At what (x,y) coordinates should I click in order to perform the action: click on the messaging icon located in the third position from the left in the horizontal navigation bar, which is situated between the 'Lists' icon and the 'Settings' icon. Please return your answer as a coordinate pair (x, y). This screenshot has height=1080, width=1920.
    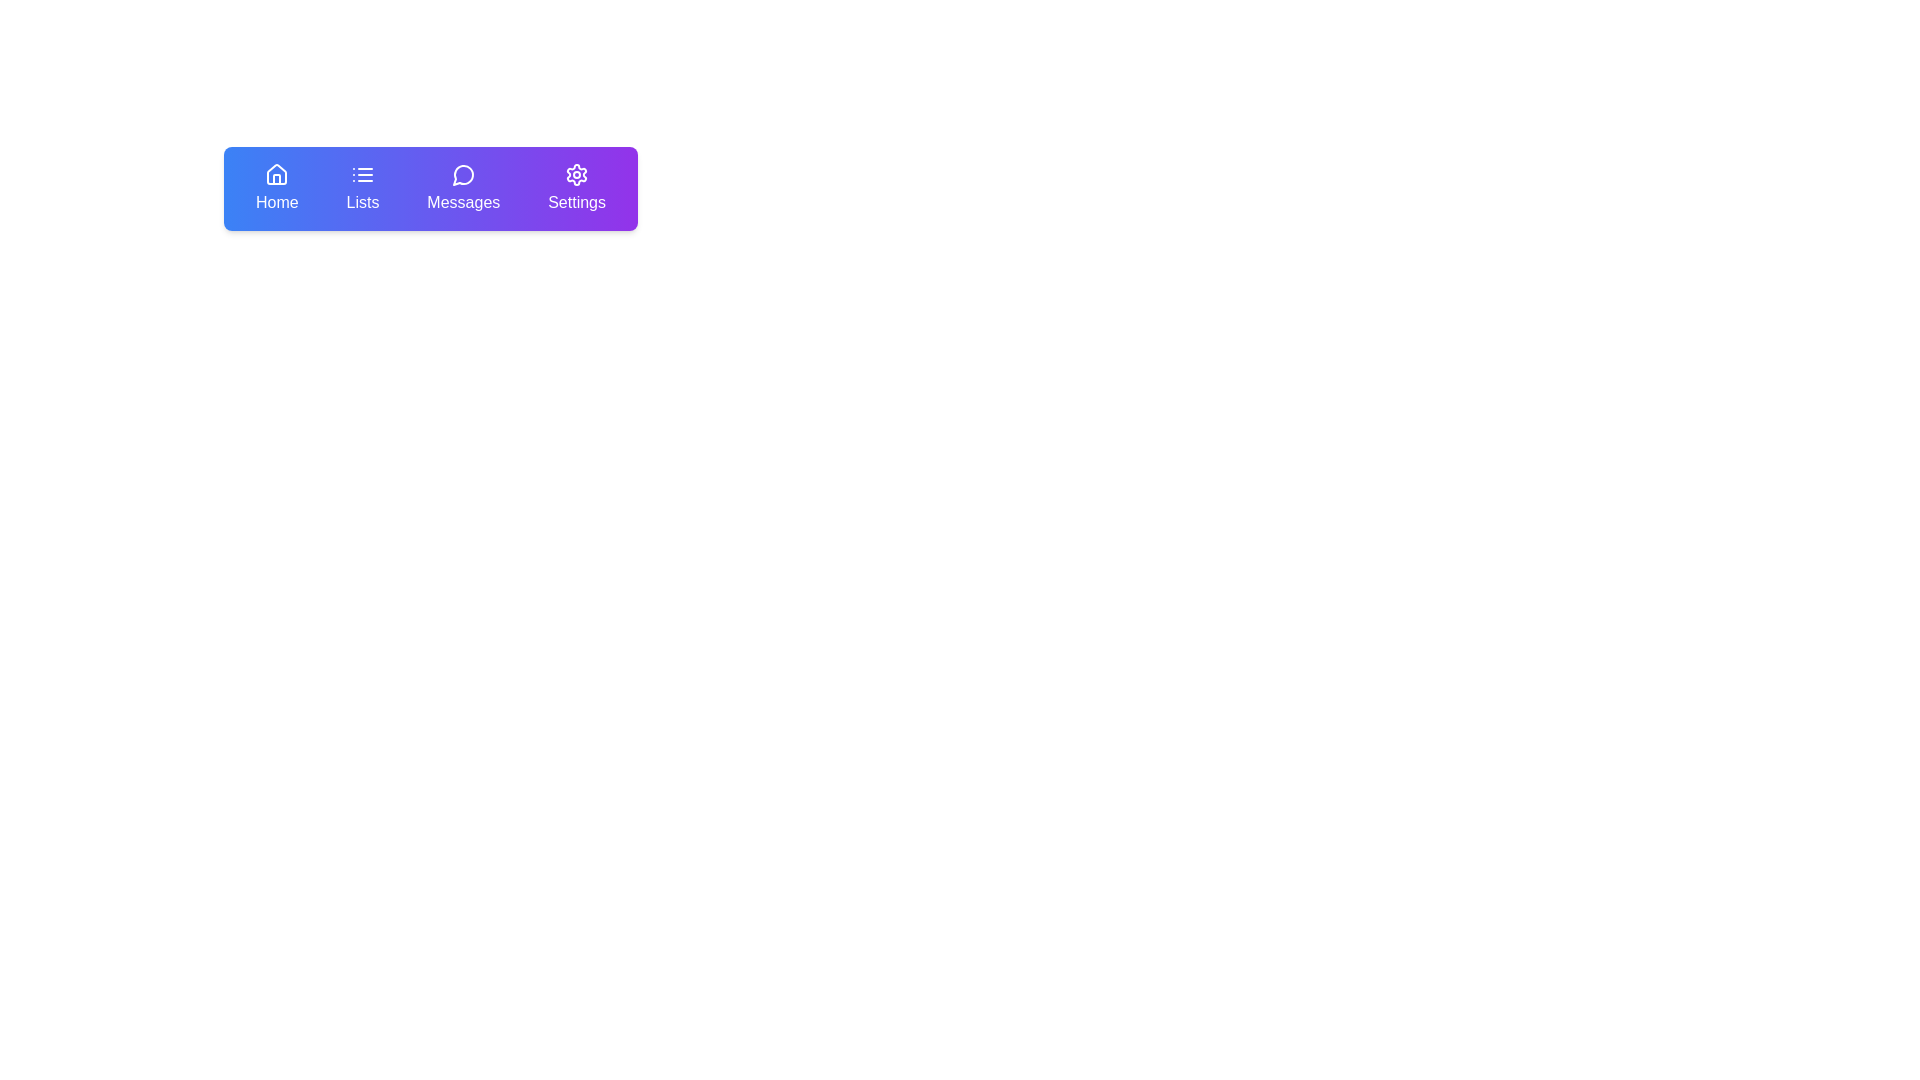
    Looking at the image, I should click on (462, 174).